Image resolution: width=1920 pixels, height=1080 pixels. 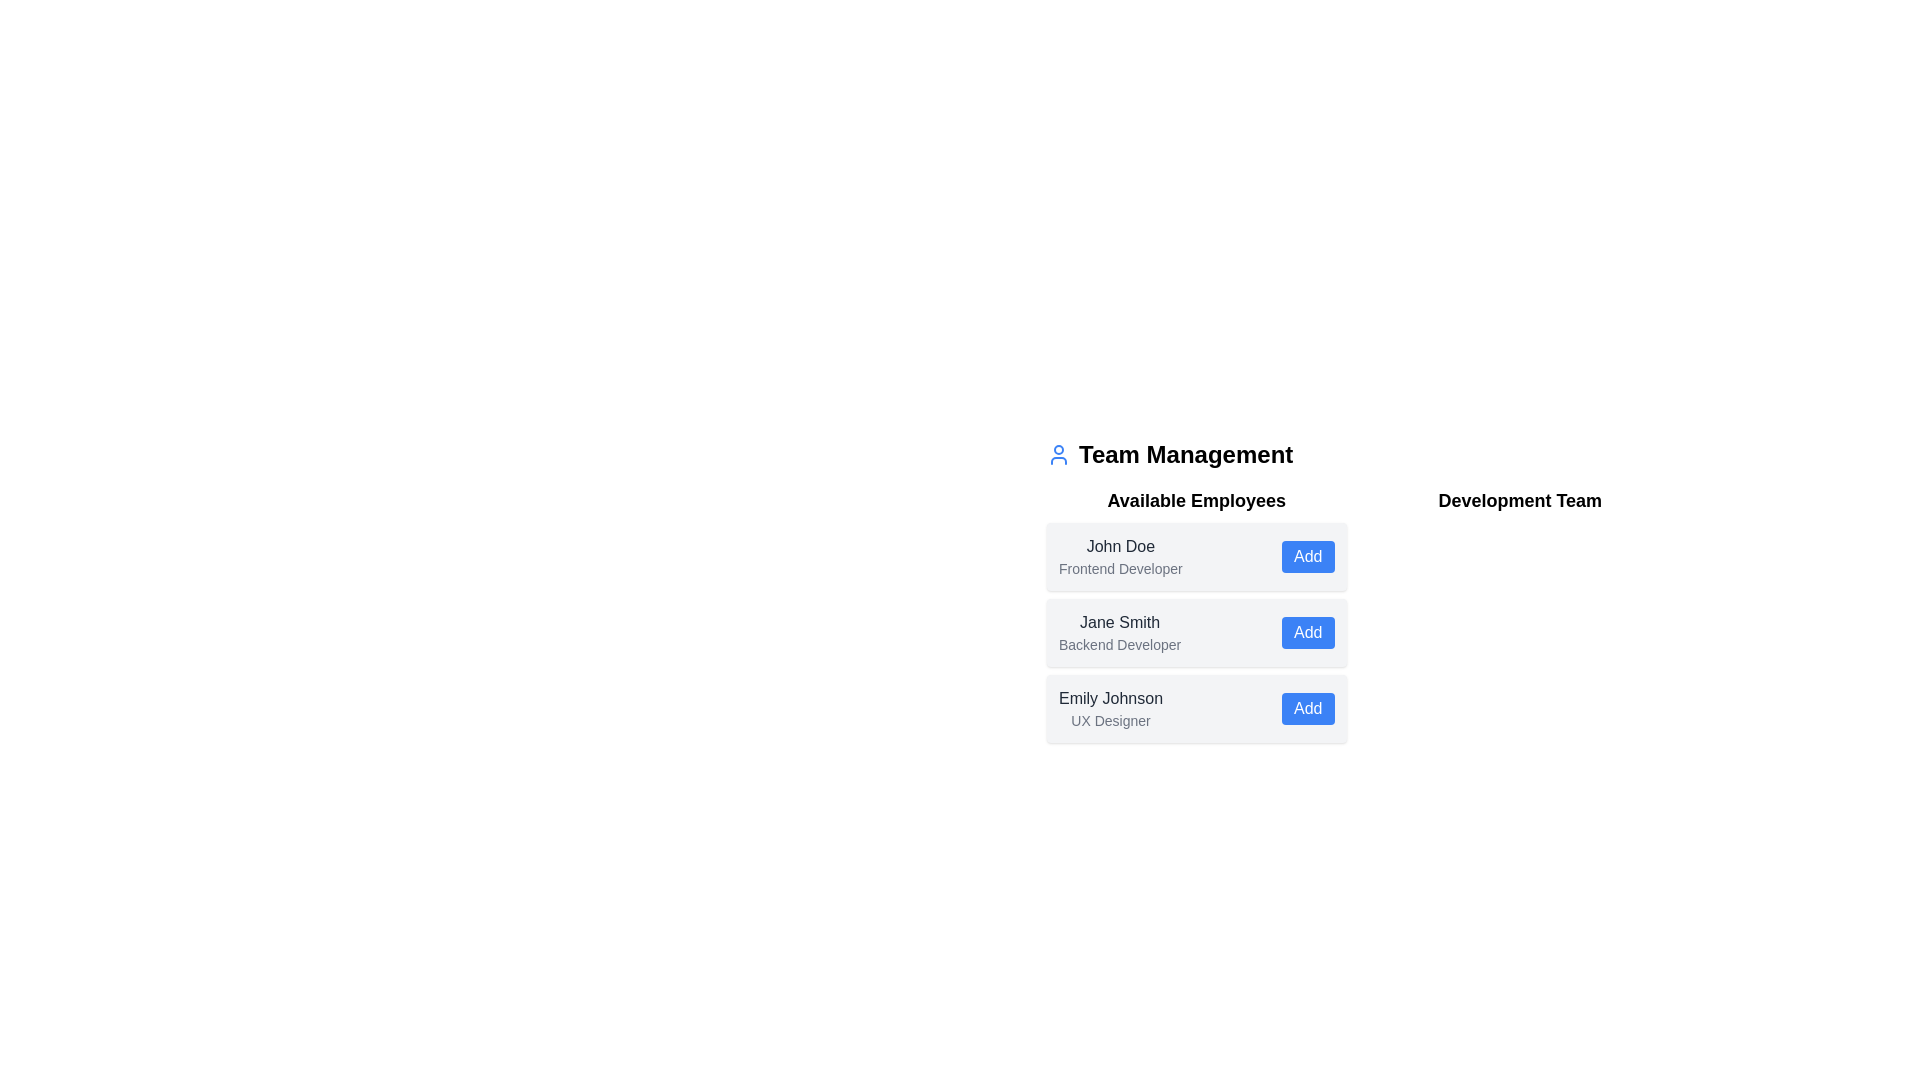 What do you see at coordinates (1196, 632) in the screenshot?
I see `text information for the employee 'Jane Smith' and their role 'Backend Developer' by clicking on the corresponding List item button` at bounding box center [1196, 632].